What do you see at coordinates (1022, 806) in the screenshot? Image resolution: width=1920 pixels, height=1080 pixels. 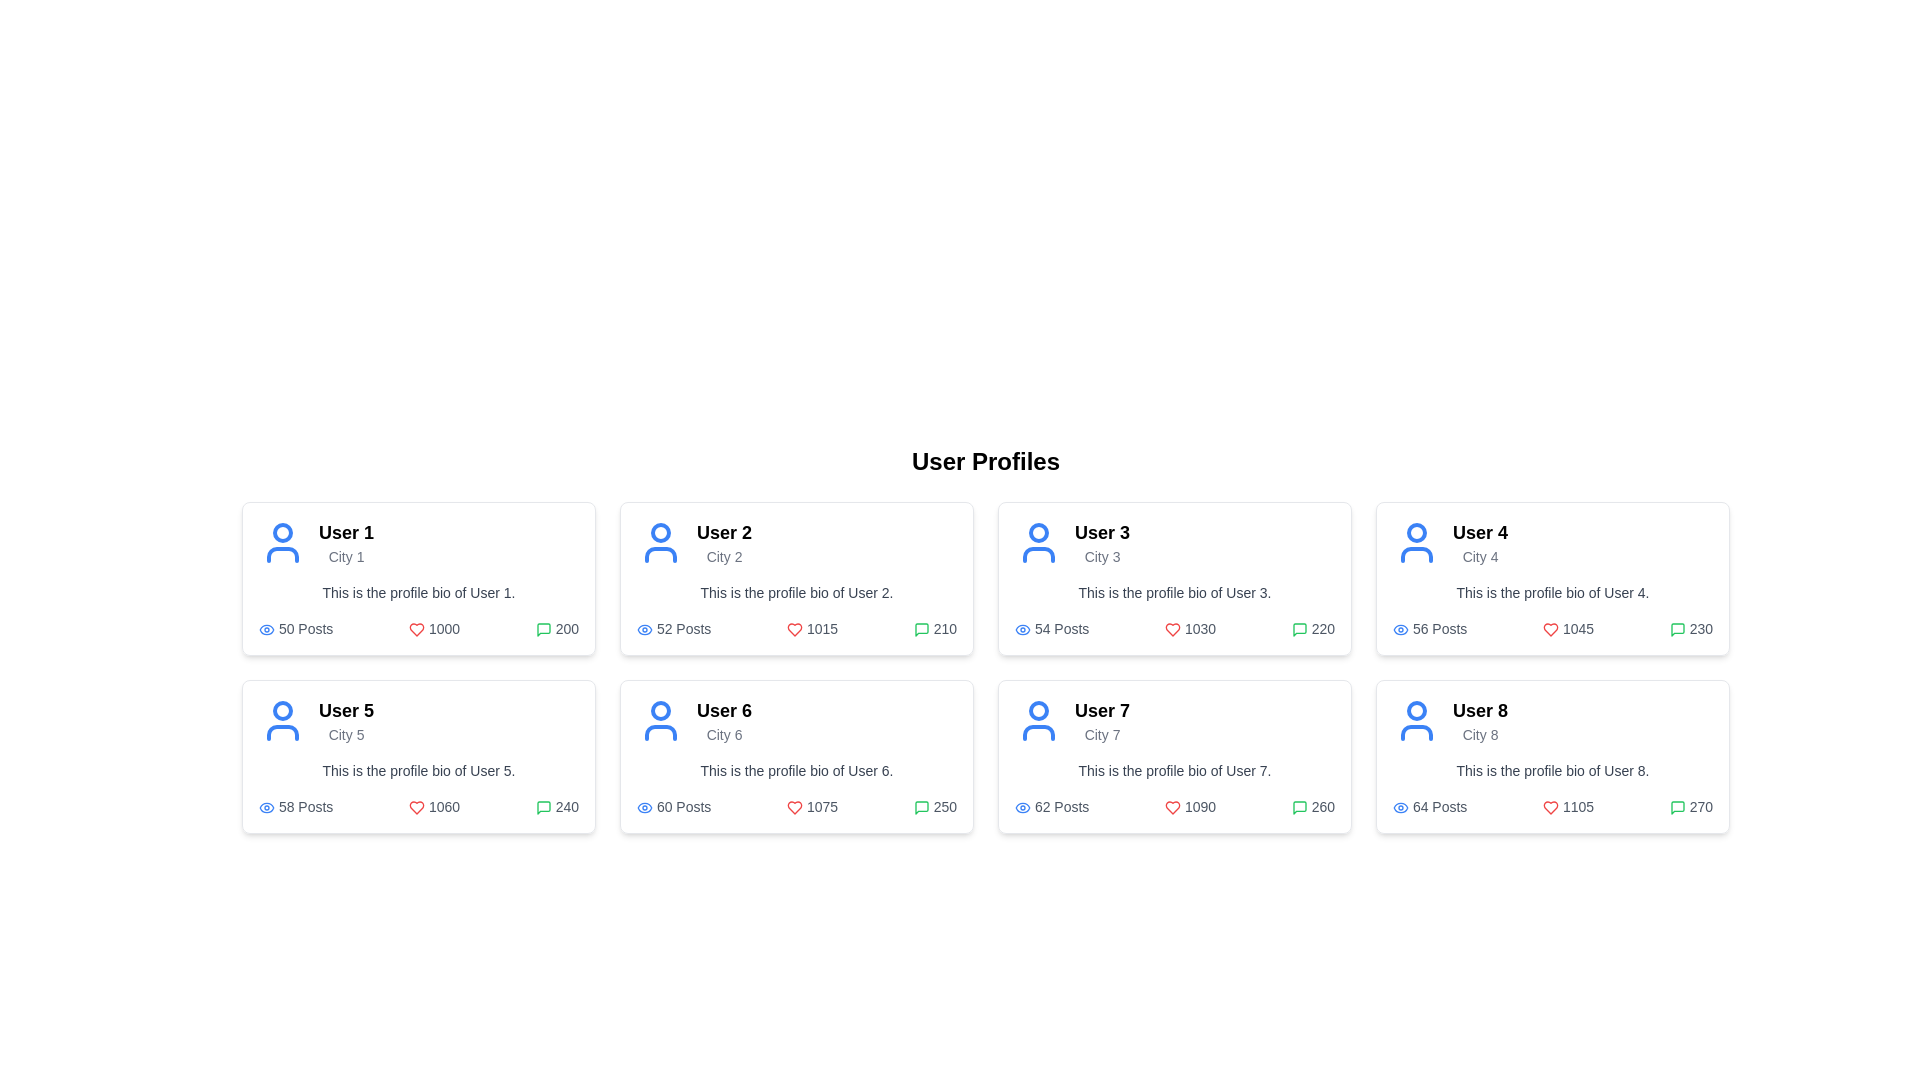 I see `the eye-shaped blue icon located before the text '62 Posts' in the 'User 7' profile card` at bounding box center [1022, 806].